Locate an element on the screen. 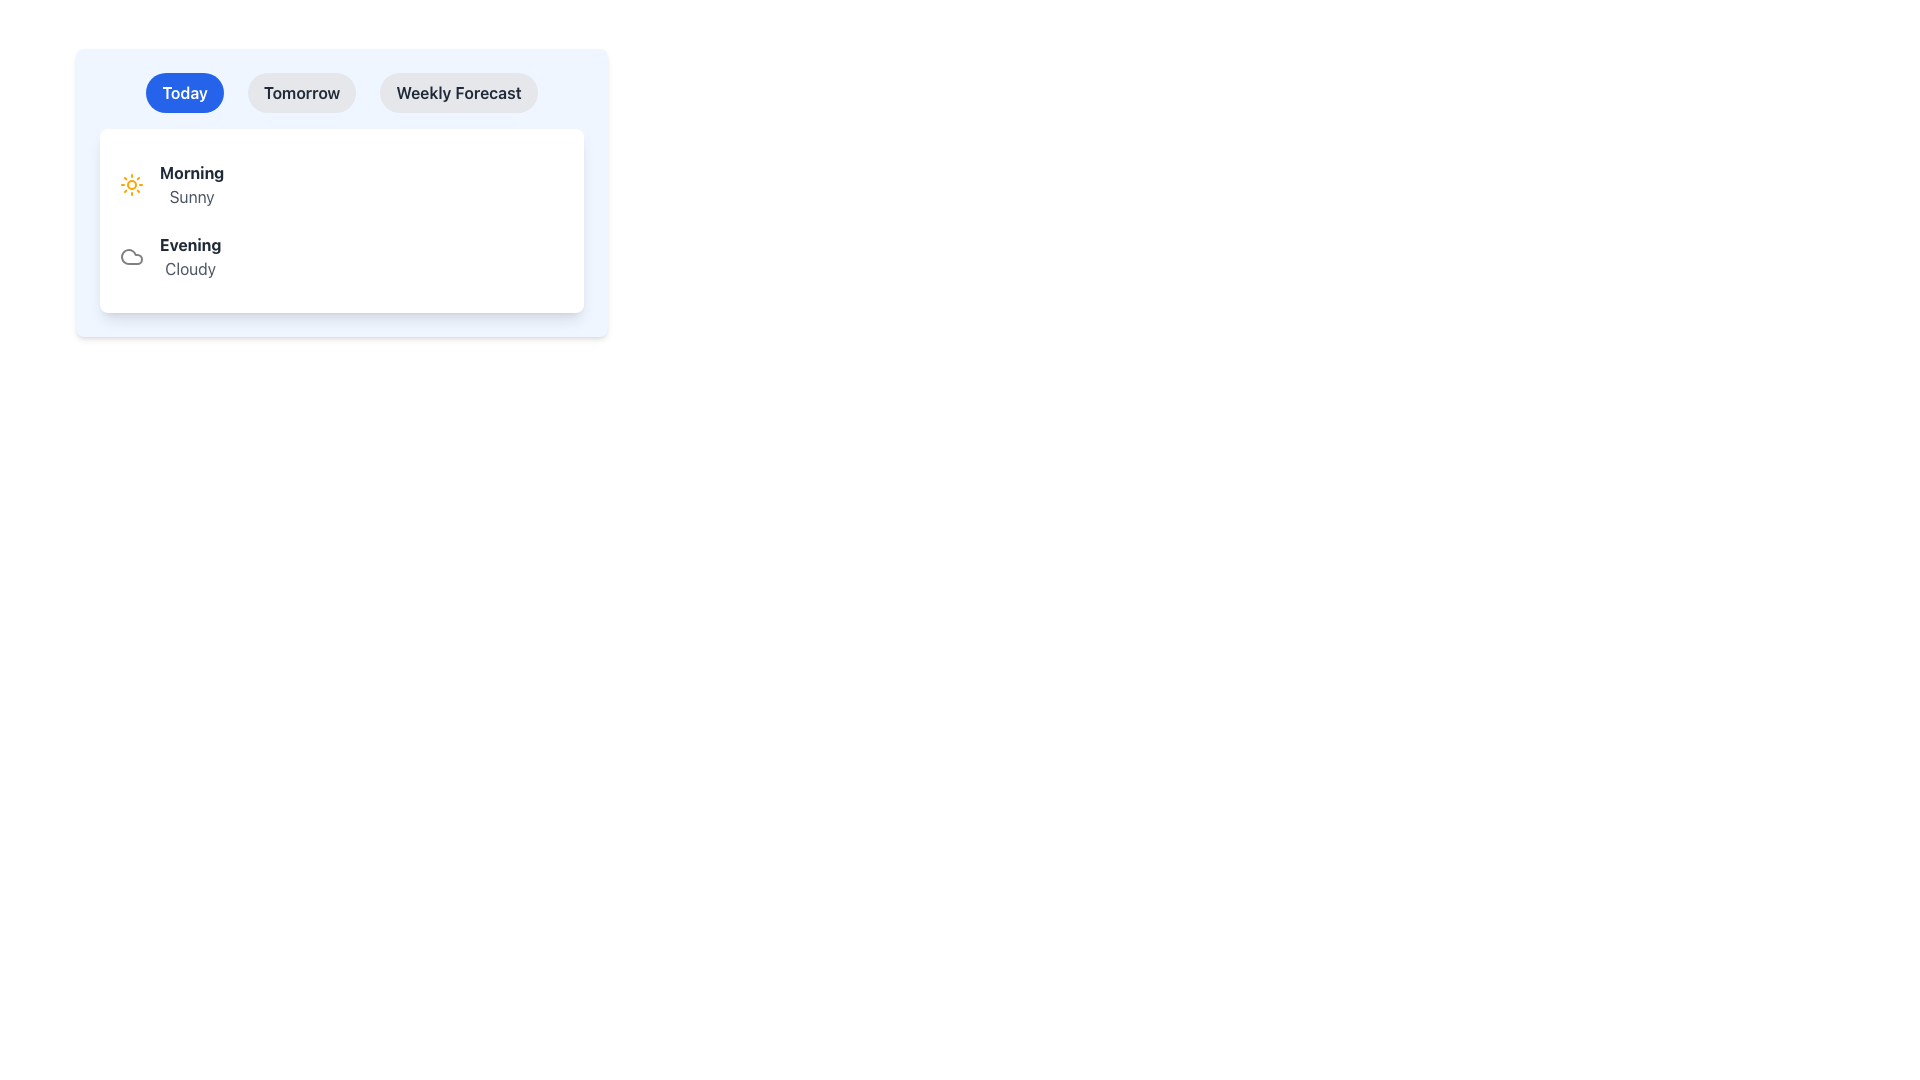  the text block displaying 'Evening' and 'Cloudy' located in the lower half of the panel under the 'Today' section is located at coordinates (190, 256).